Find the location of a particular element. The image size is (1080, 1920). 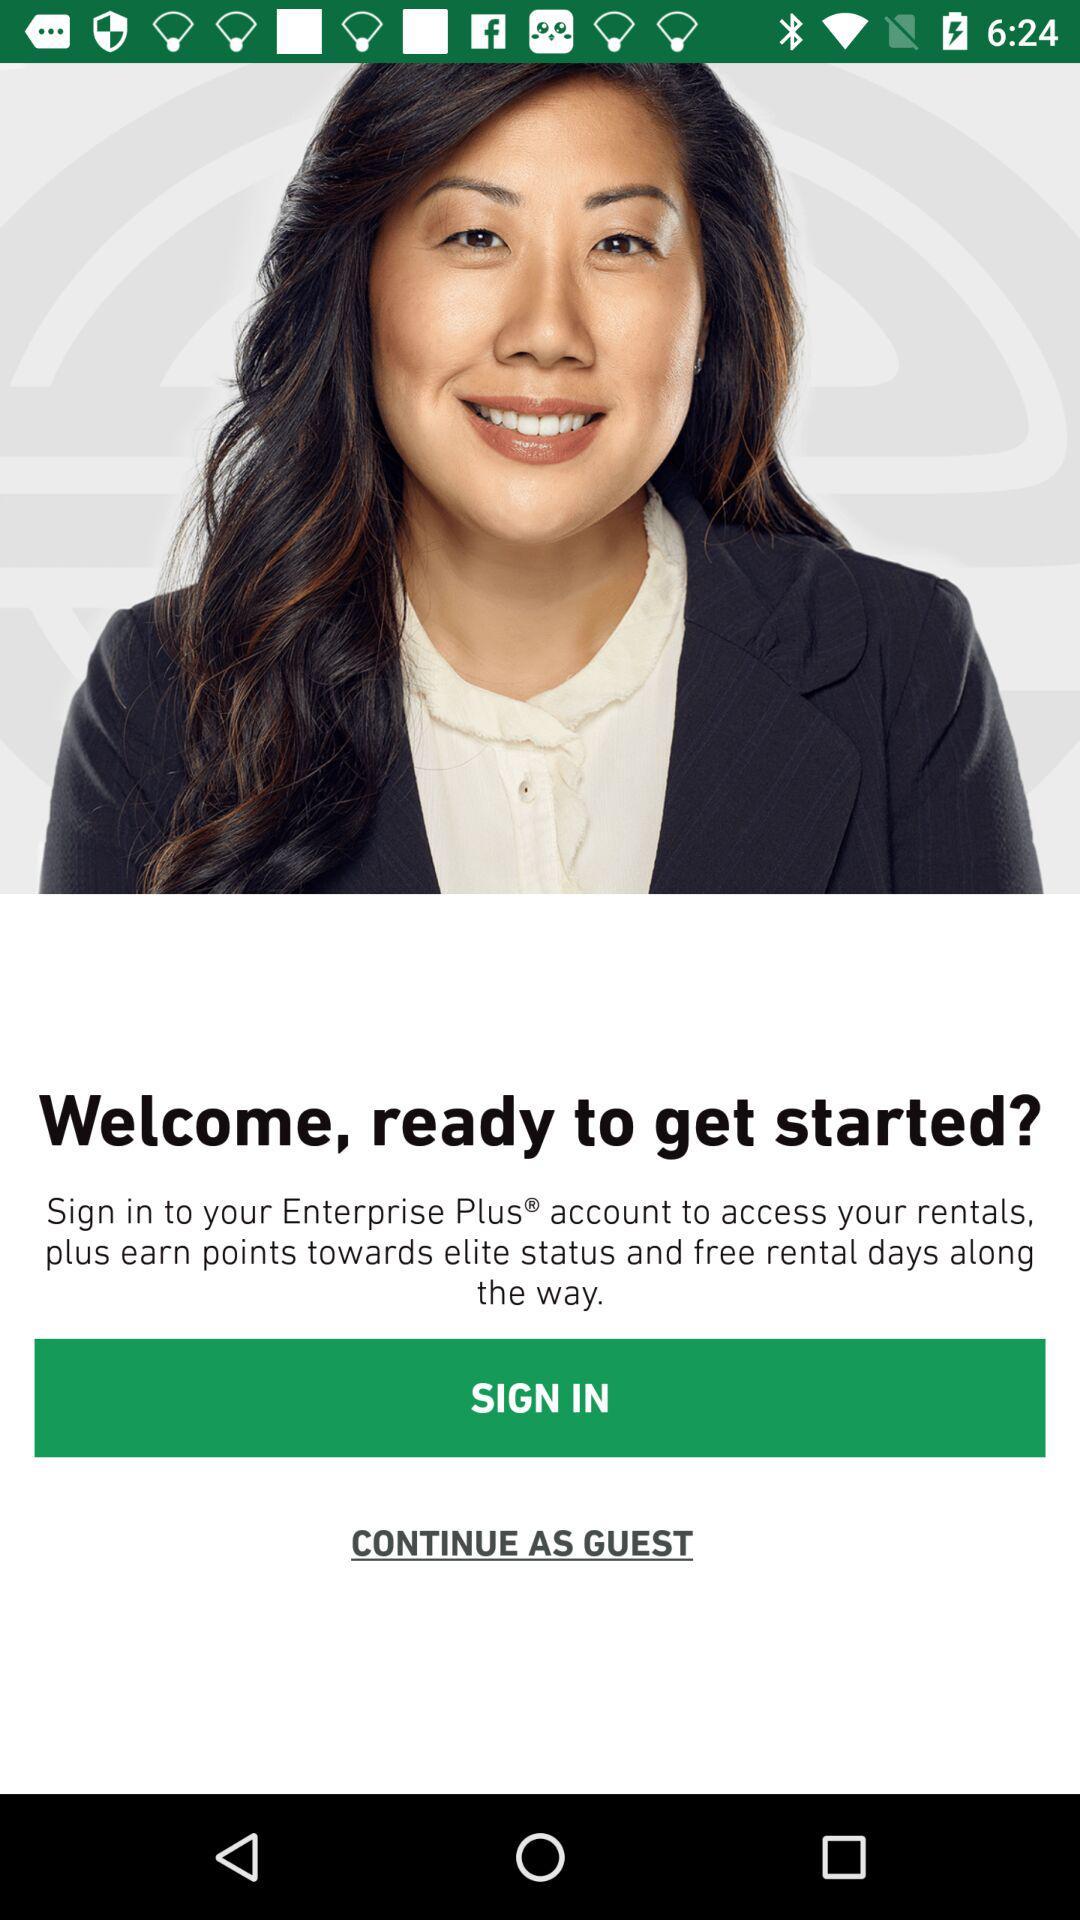

the icon below sign in is located at coordinates (520, 1541).